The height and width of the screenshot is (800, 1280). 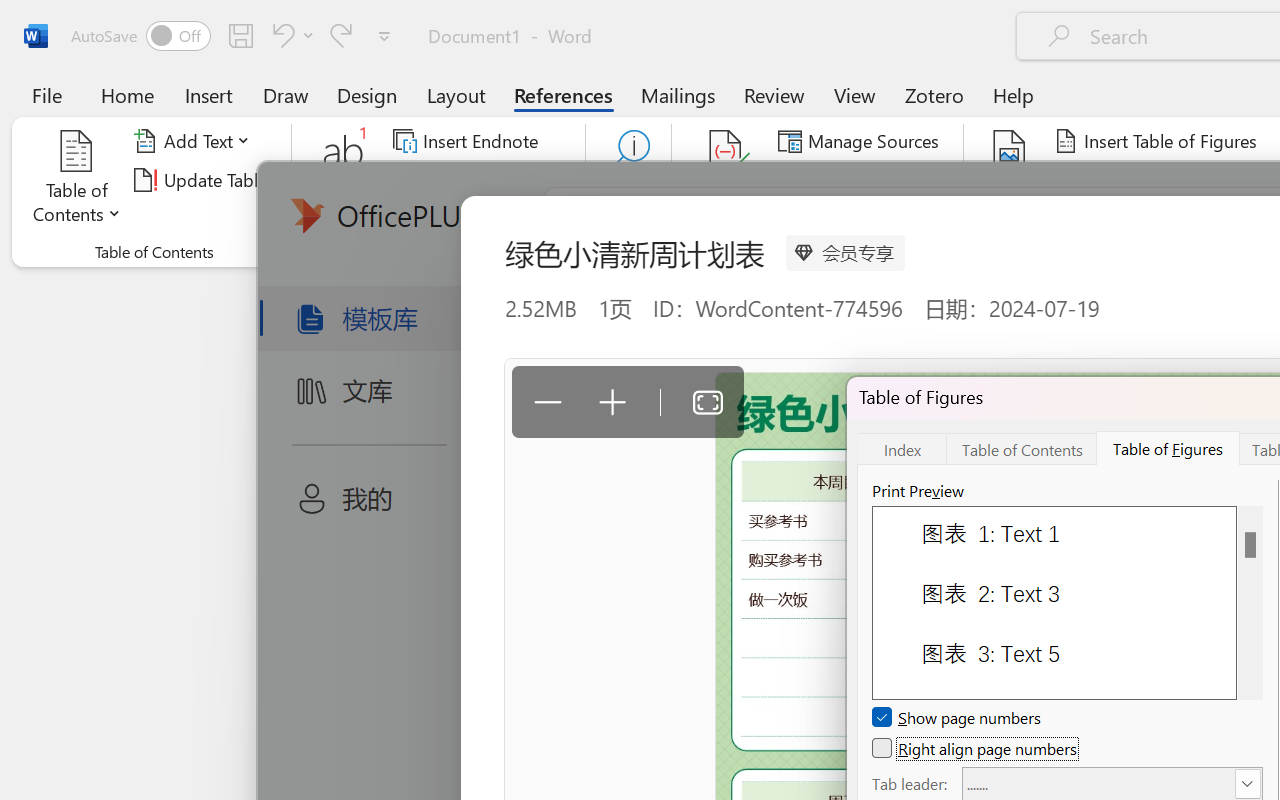 What do you see at coordinates (195, 141) in the screenshot?
I see `'Add Text'` at bounding box center [195, 141].